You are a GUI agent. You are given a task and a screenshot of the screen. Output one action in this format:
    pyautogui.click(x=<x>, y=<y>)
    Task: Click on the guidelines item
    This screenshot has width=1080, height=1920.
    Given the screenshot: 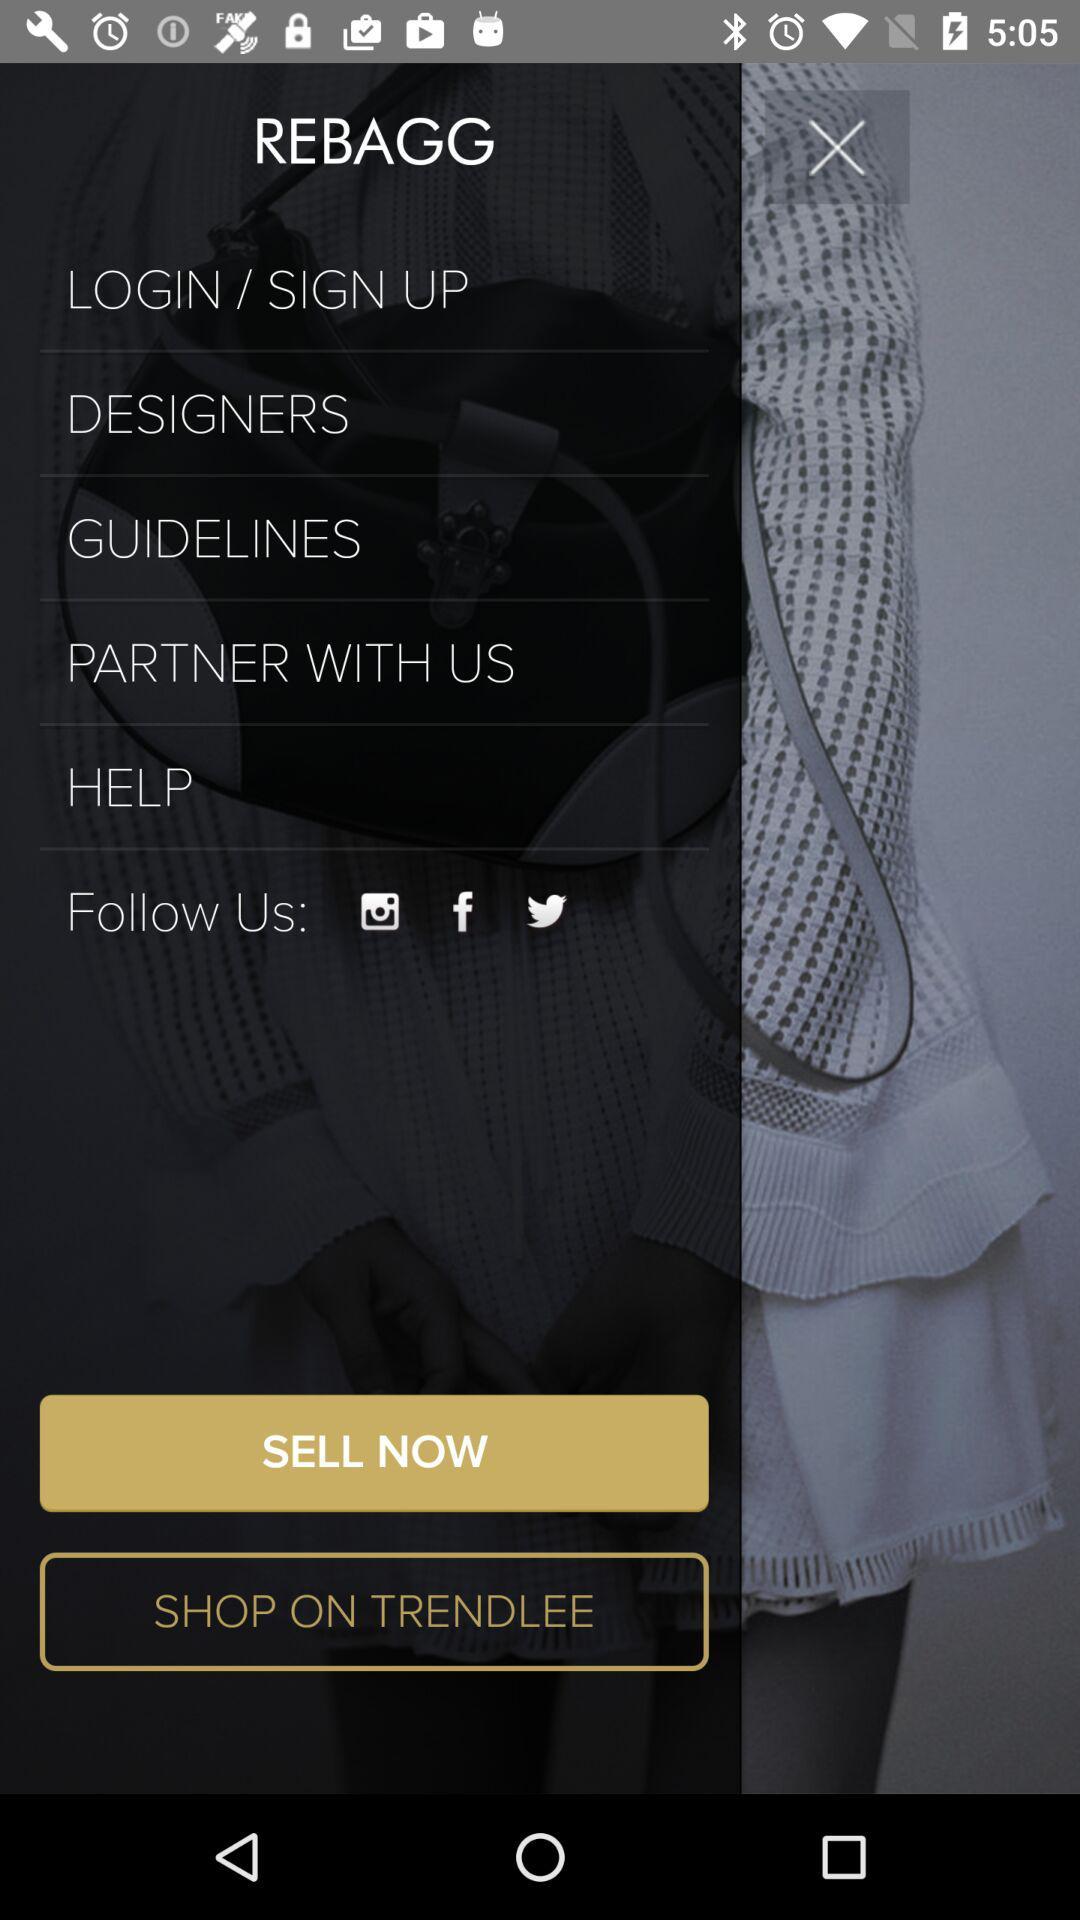 What is the action you would take?
    pyautogui.click(x=374, y=539)
    